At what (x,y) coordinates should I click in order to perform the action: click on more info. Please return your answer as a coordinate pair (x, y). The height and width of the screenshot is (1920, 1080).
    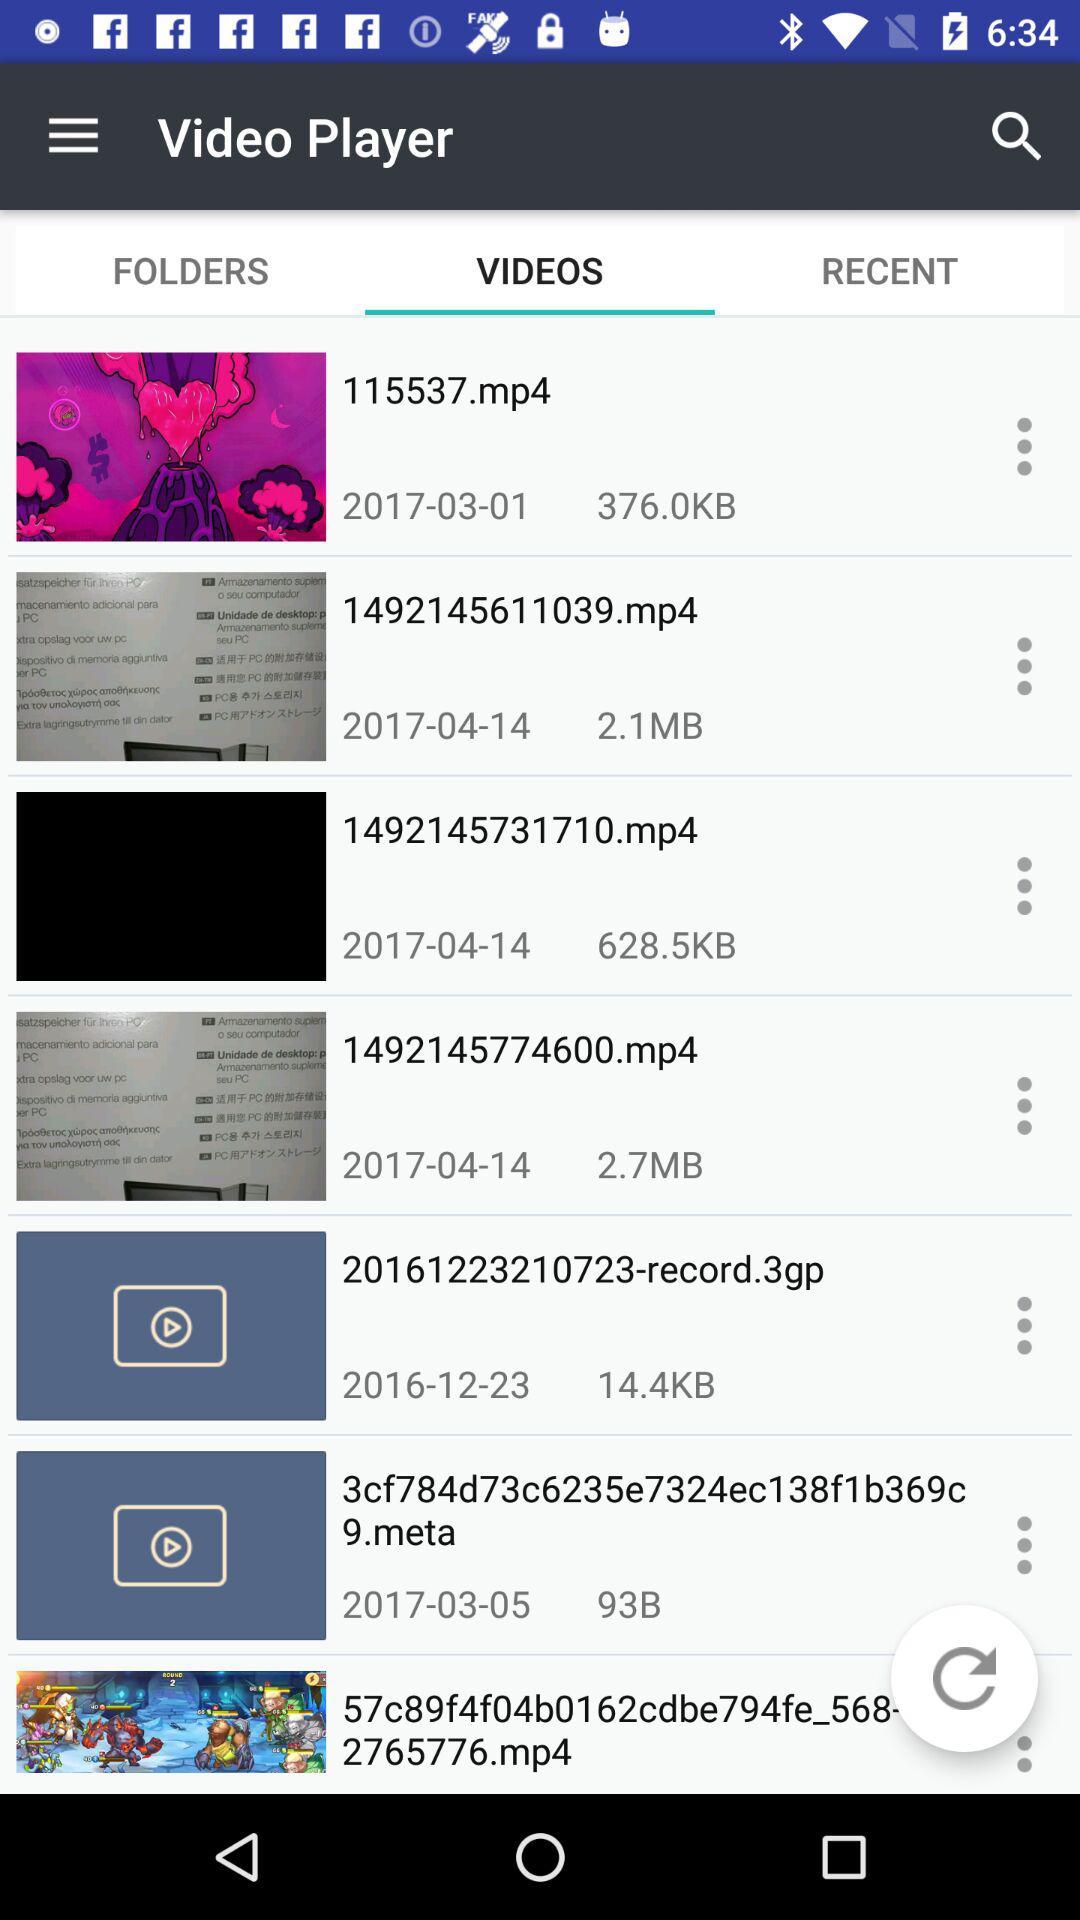
    Looking at the image, I should click on (1024, 885).